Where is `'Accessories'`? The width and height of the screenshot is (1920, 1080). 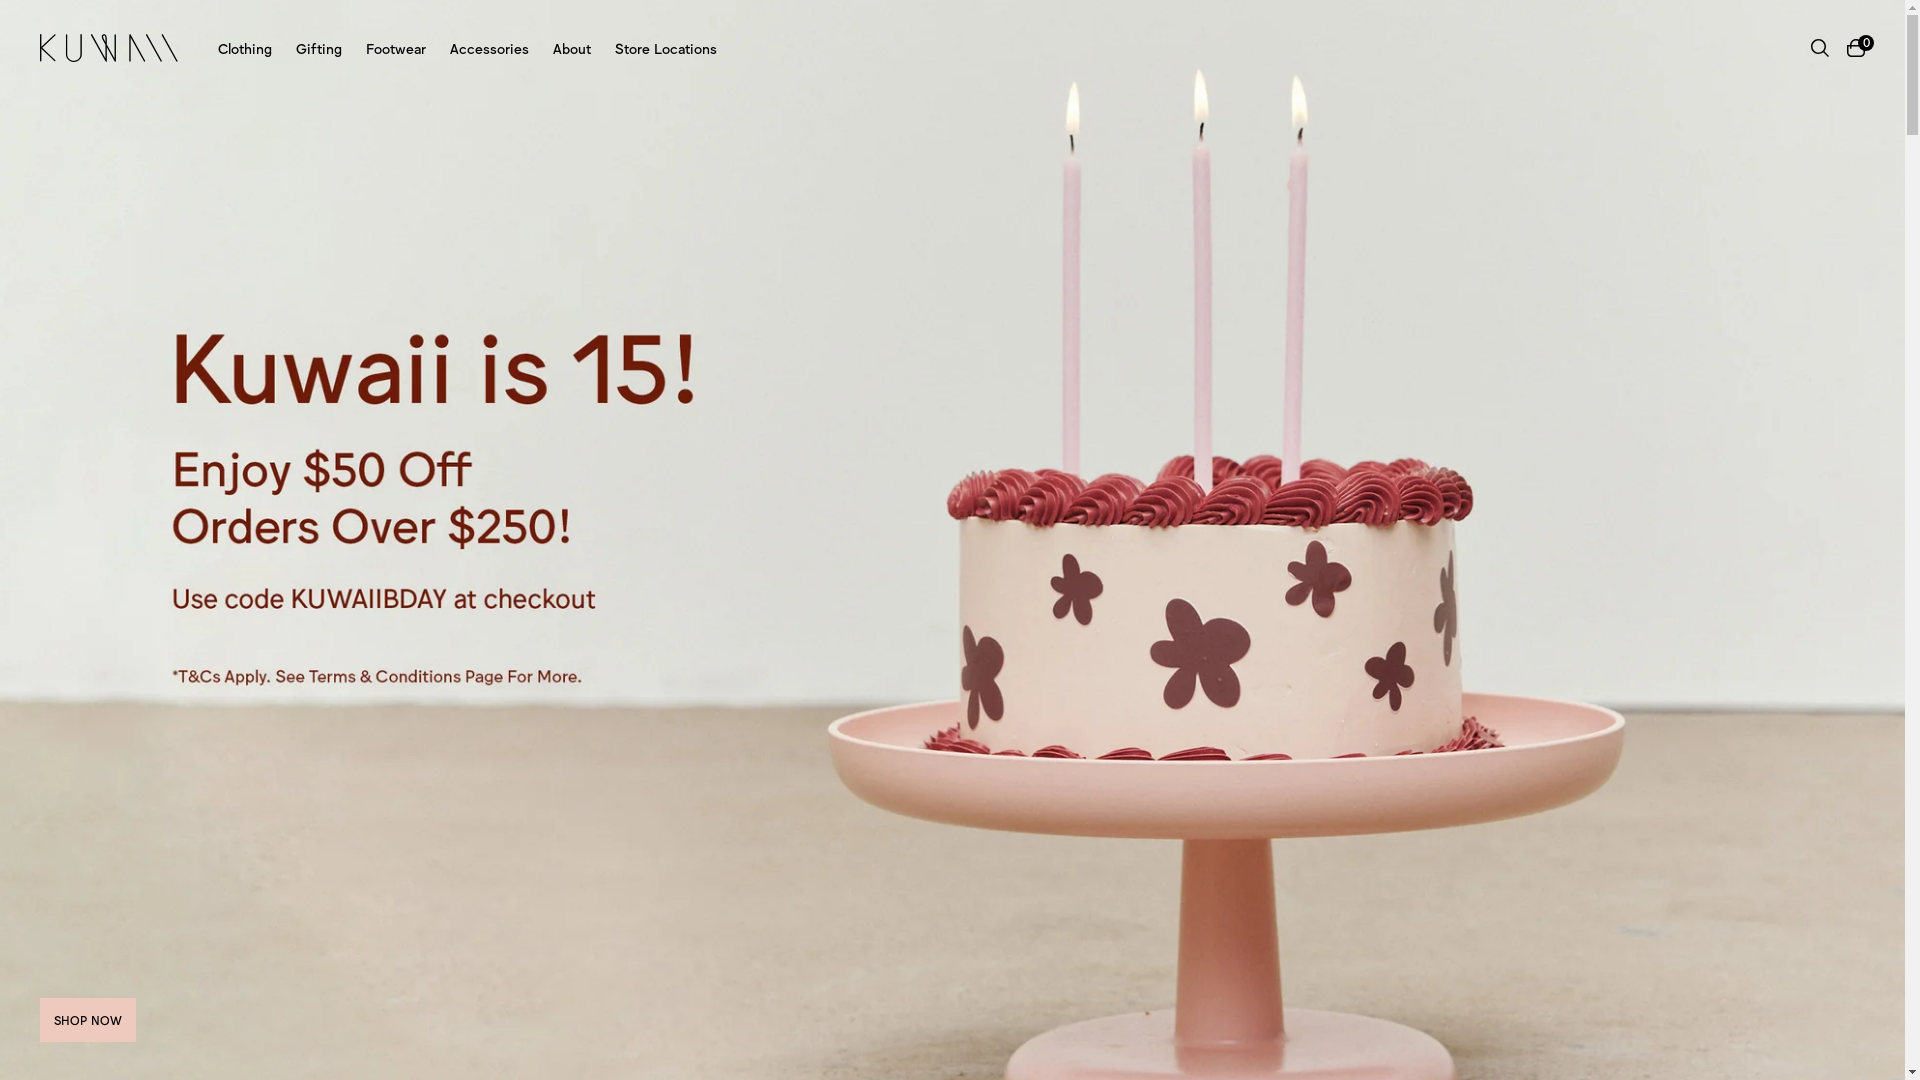
'Accessories' is located at coordinates (489, 46).